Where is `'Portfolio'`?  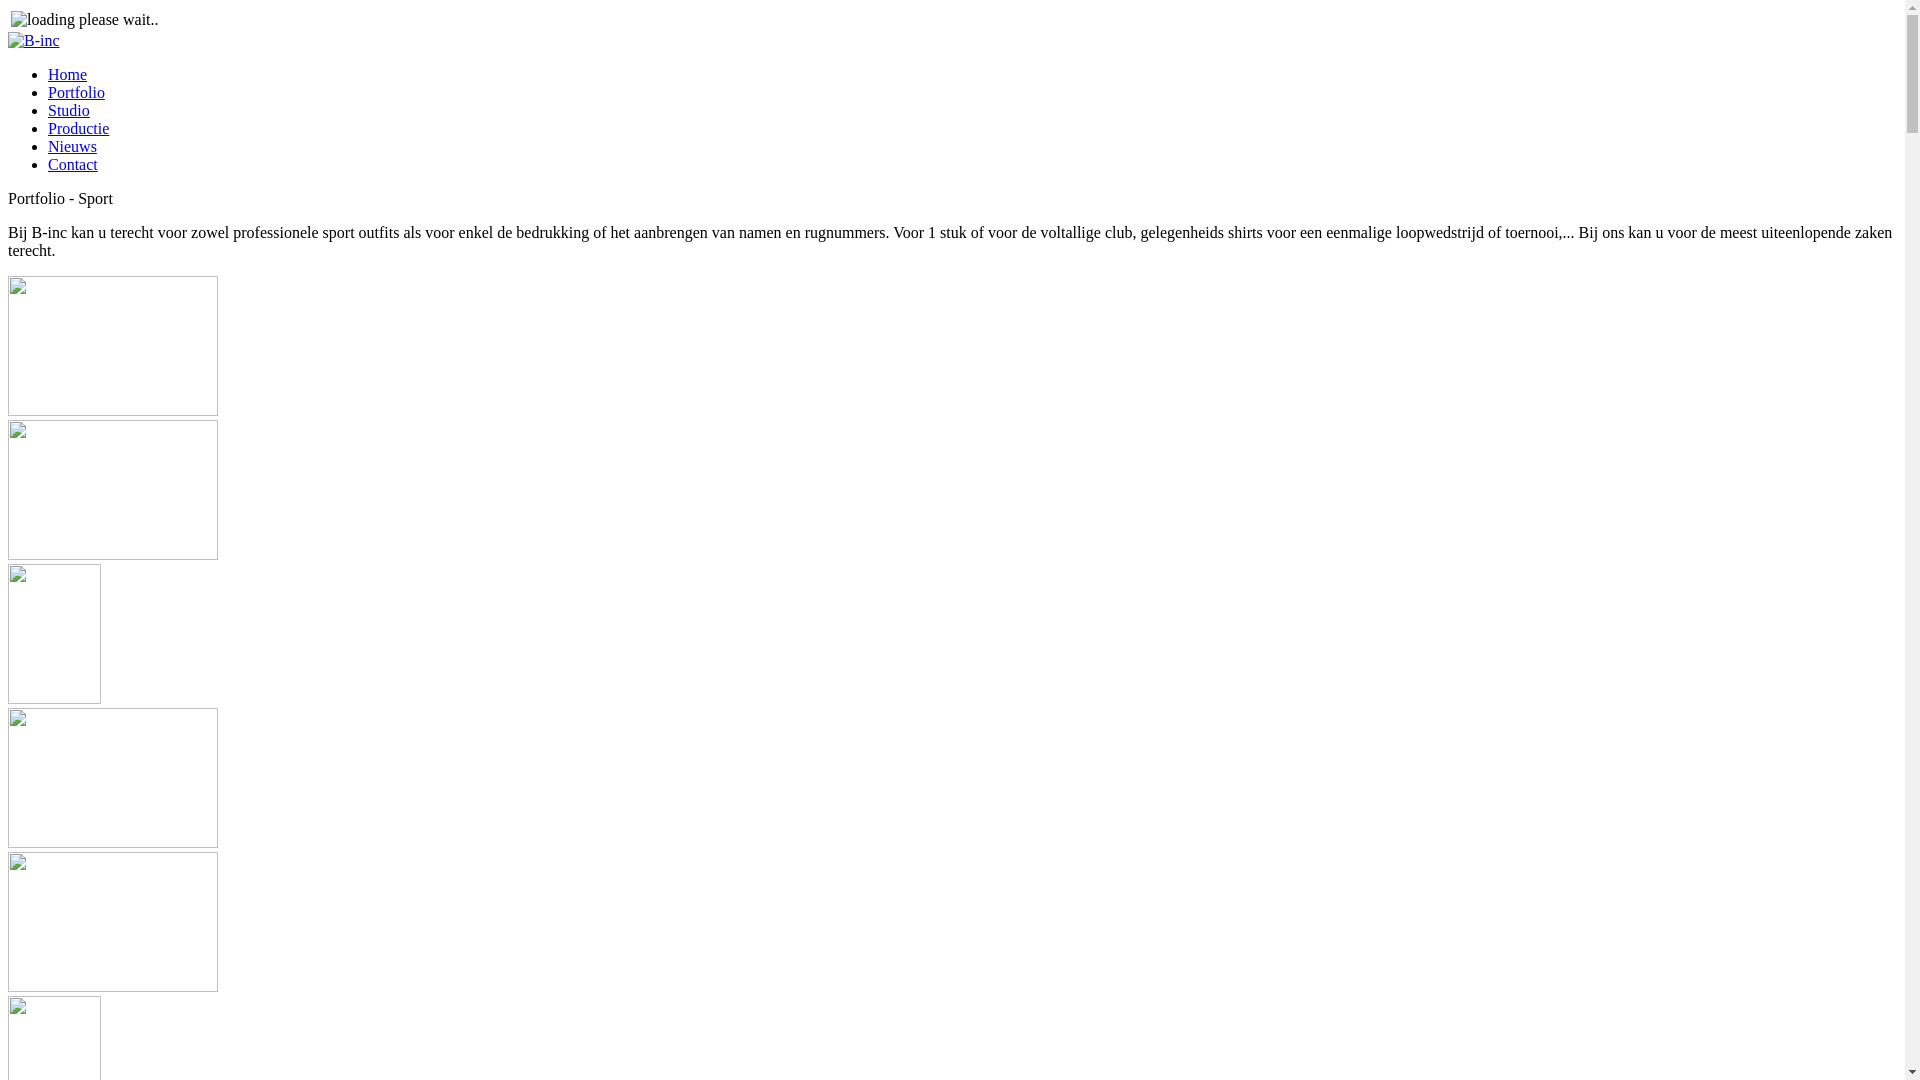 'Portfolio' is located at coordinates (76, 92).